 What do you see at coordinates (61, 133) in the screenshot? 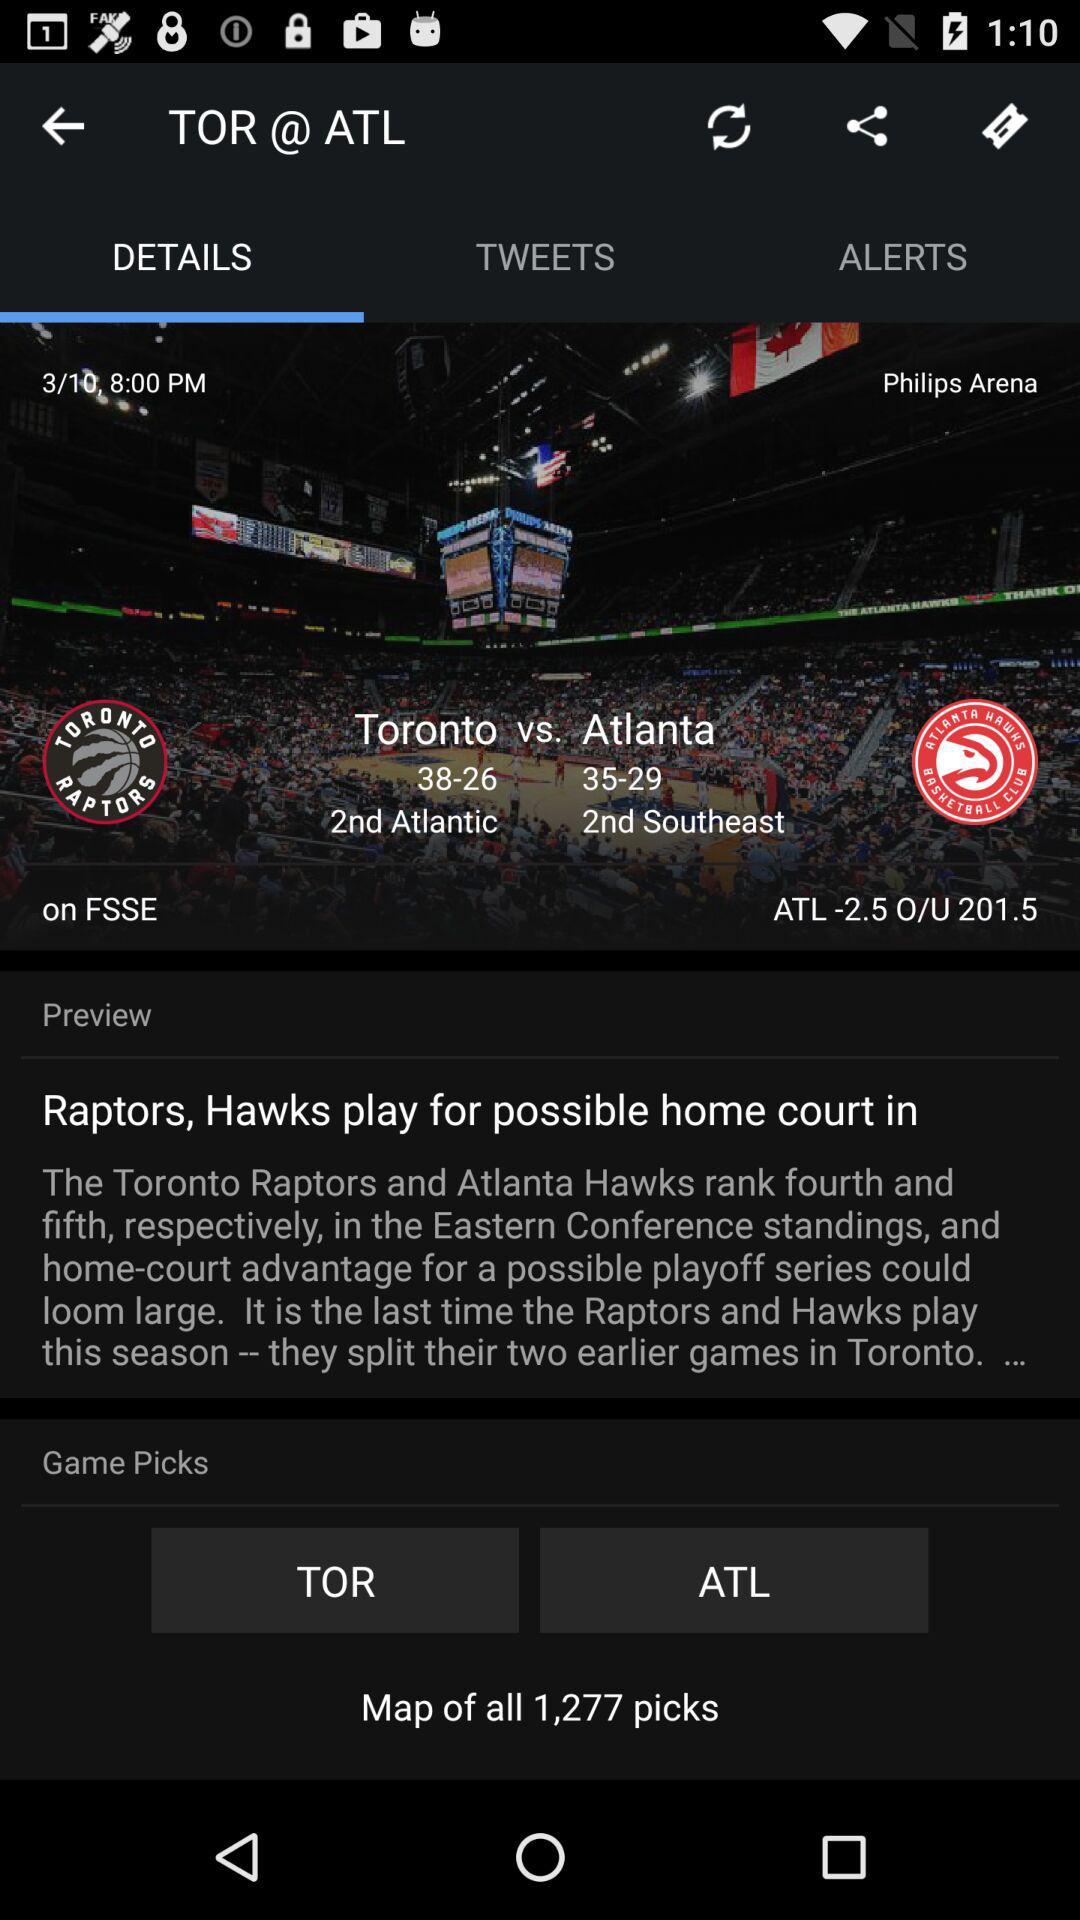
I see `the arrow_backward icon` at bounding box center [61, 133].